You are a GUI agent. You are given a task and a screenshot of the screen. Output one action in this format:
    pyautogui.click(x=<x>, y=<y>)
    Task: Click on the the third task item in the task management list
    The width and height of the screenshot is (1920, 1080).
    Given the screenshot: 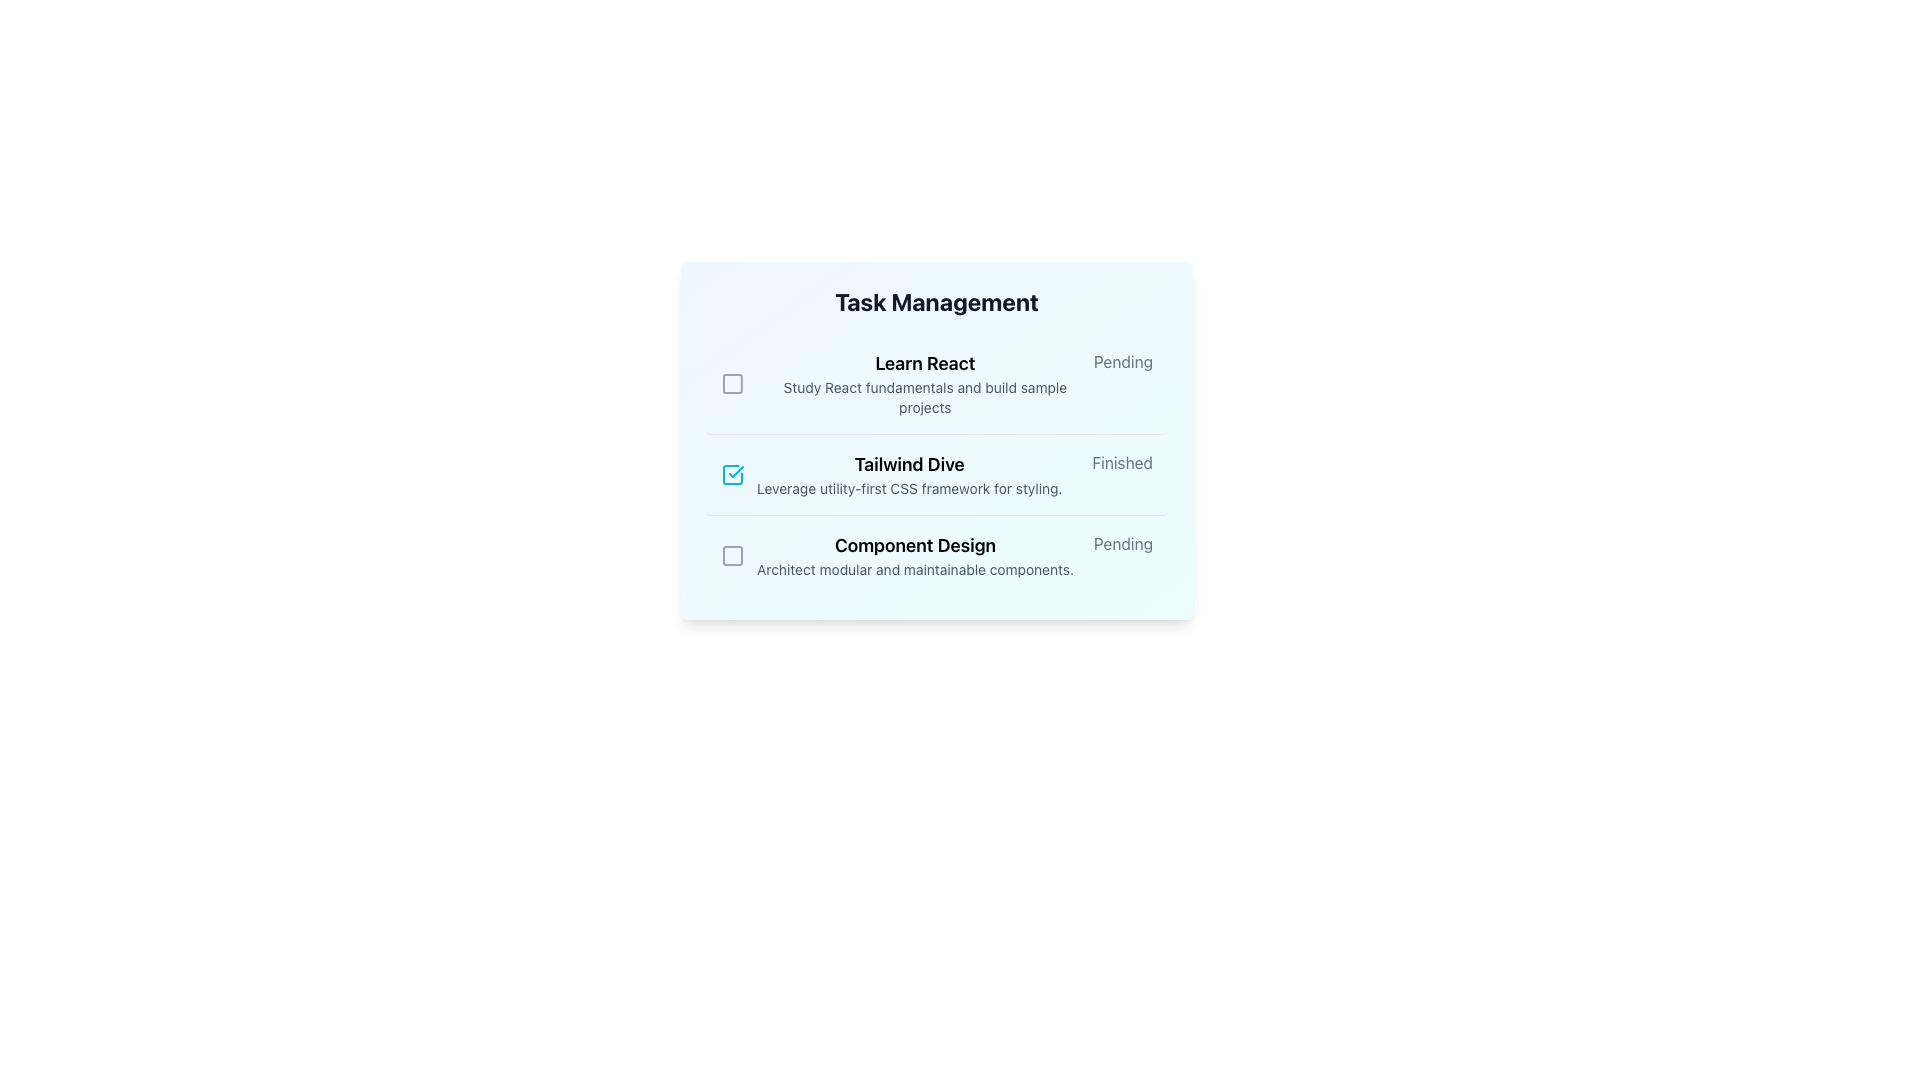 What is the action you would take?
    pyautogui.click(x=935, y=555)
    